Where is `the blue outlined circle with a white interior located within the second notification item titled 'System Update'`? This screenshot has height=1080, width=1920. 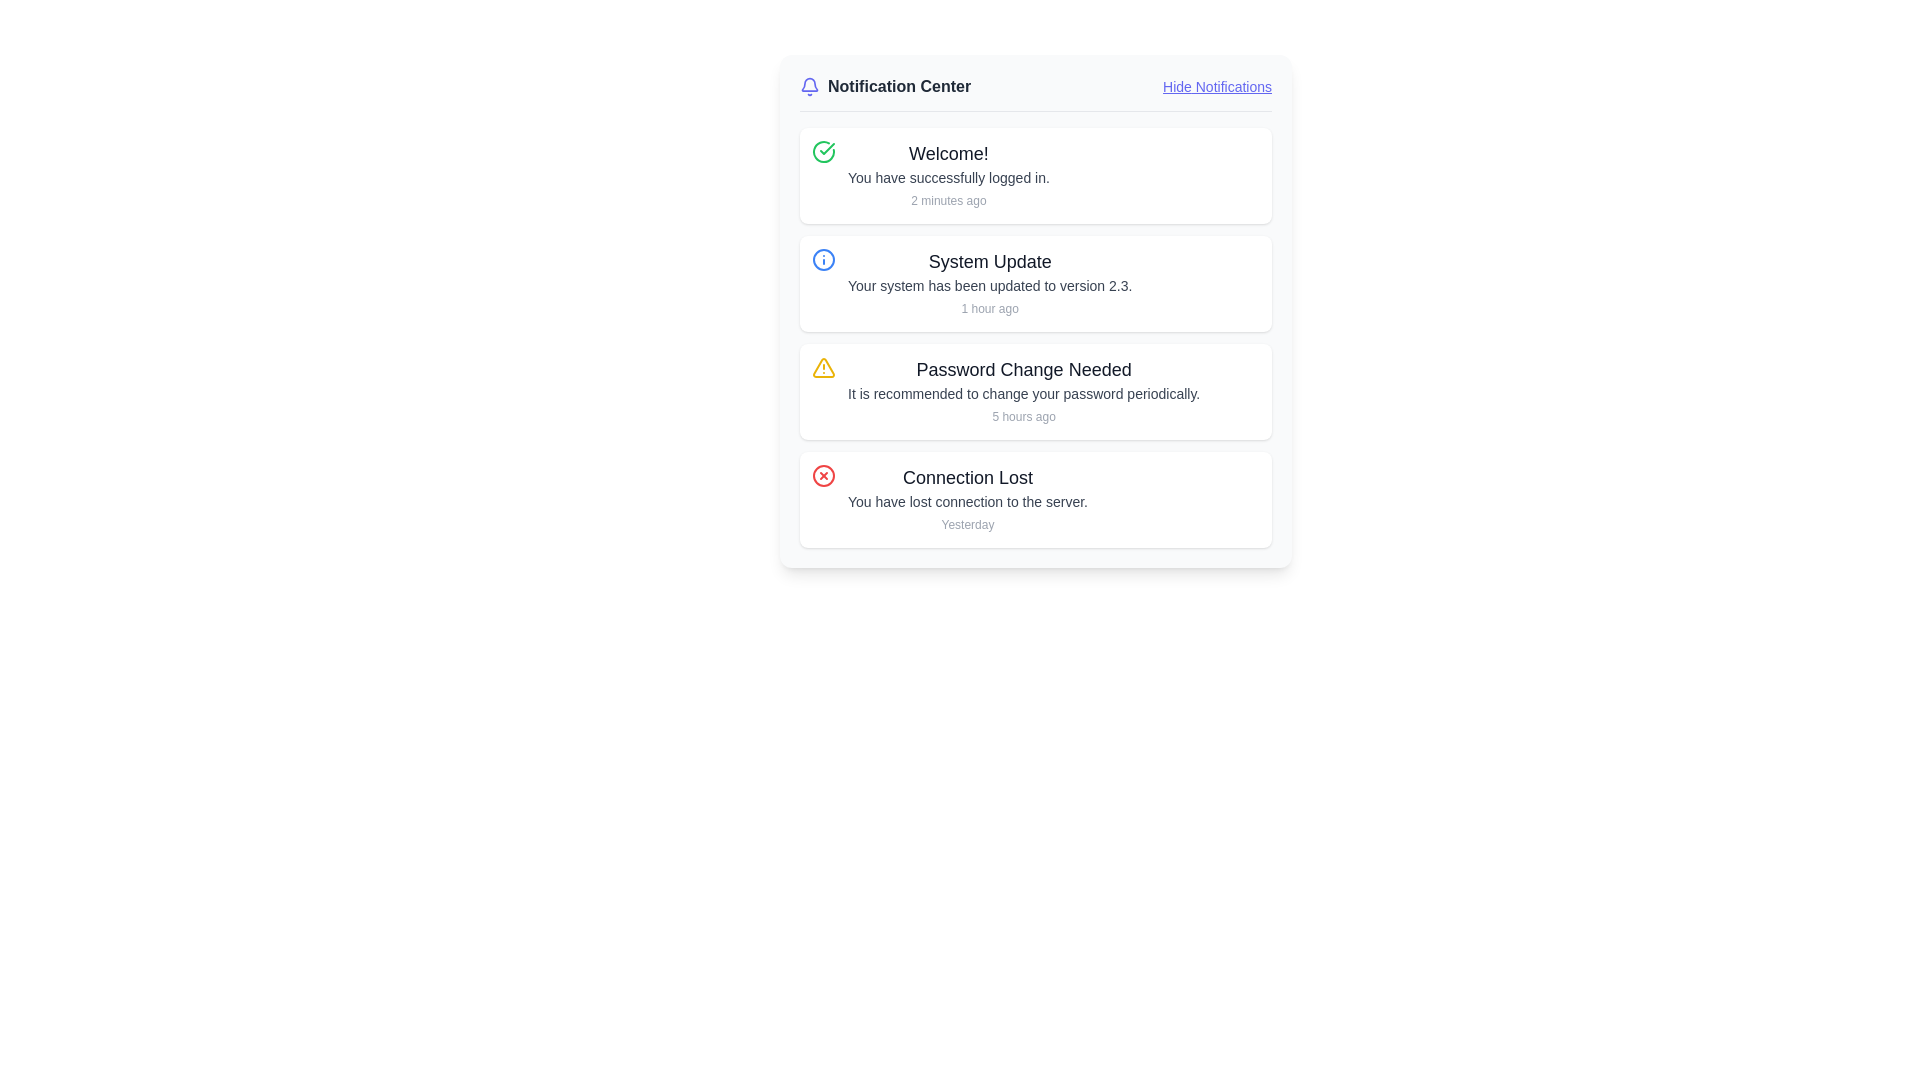
the blue outlined circle with a white interior located within the second notification item titled 'System Update' is located at coordinates (824, 258).